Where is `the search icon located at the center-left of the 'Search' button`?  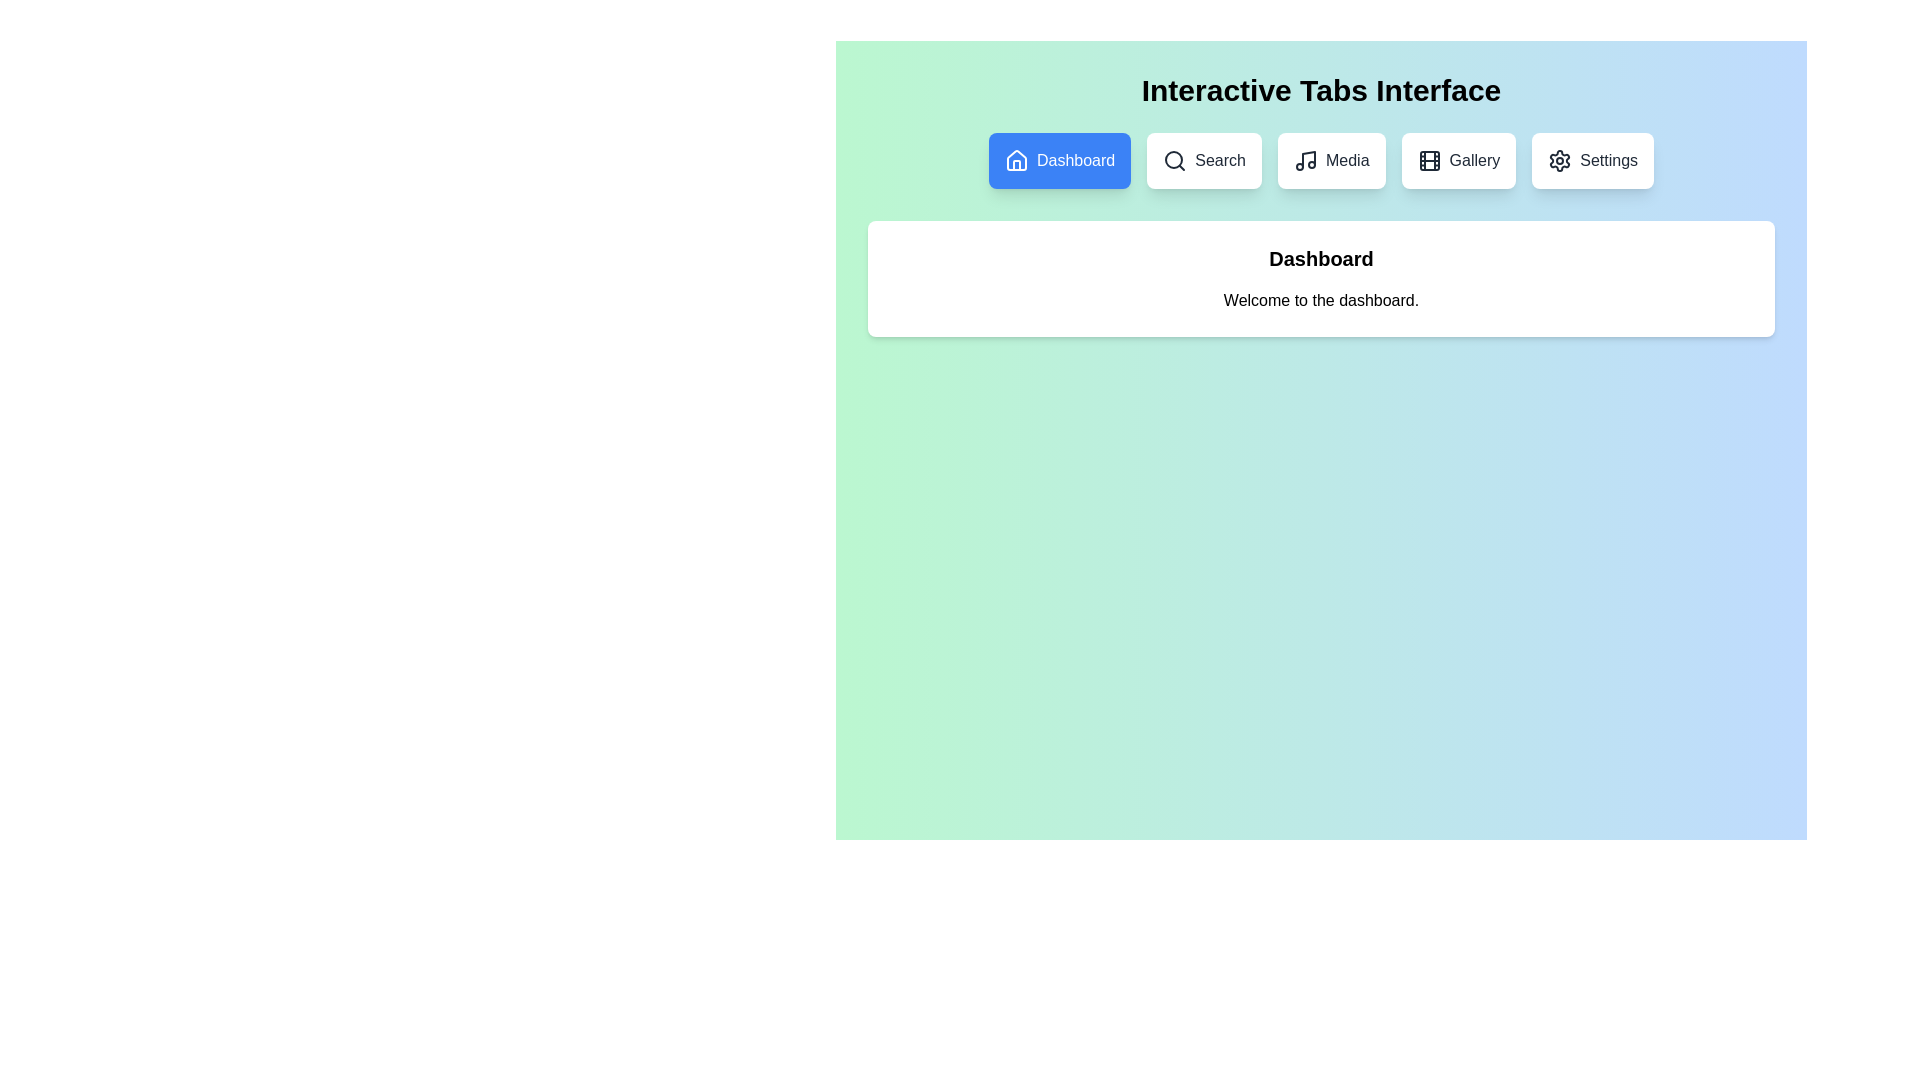 the search icon located at the center-left of the 'Search' button is located at coordinates (1175, 160).